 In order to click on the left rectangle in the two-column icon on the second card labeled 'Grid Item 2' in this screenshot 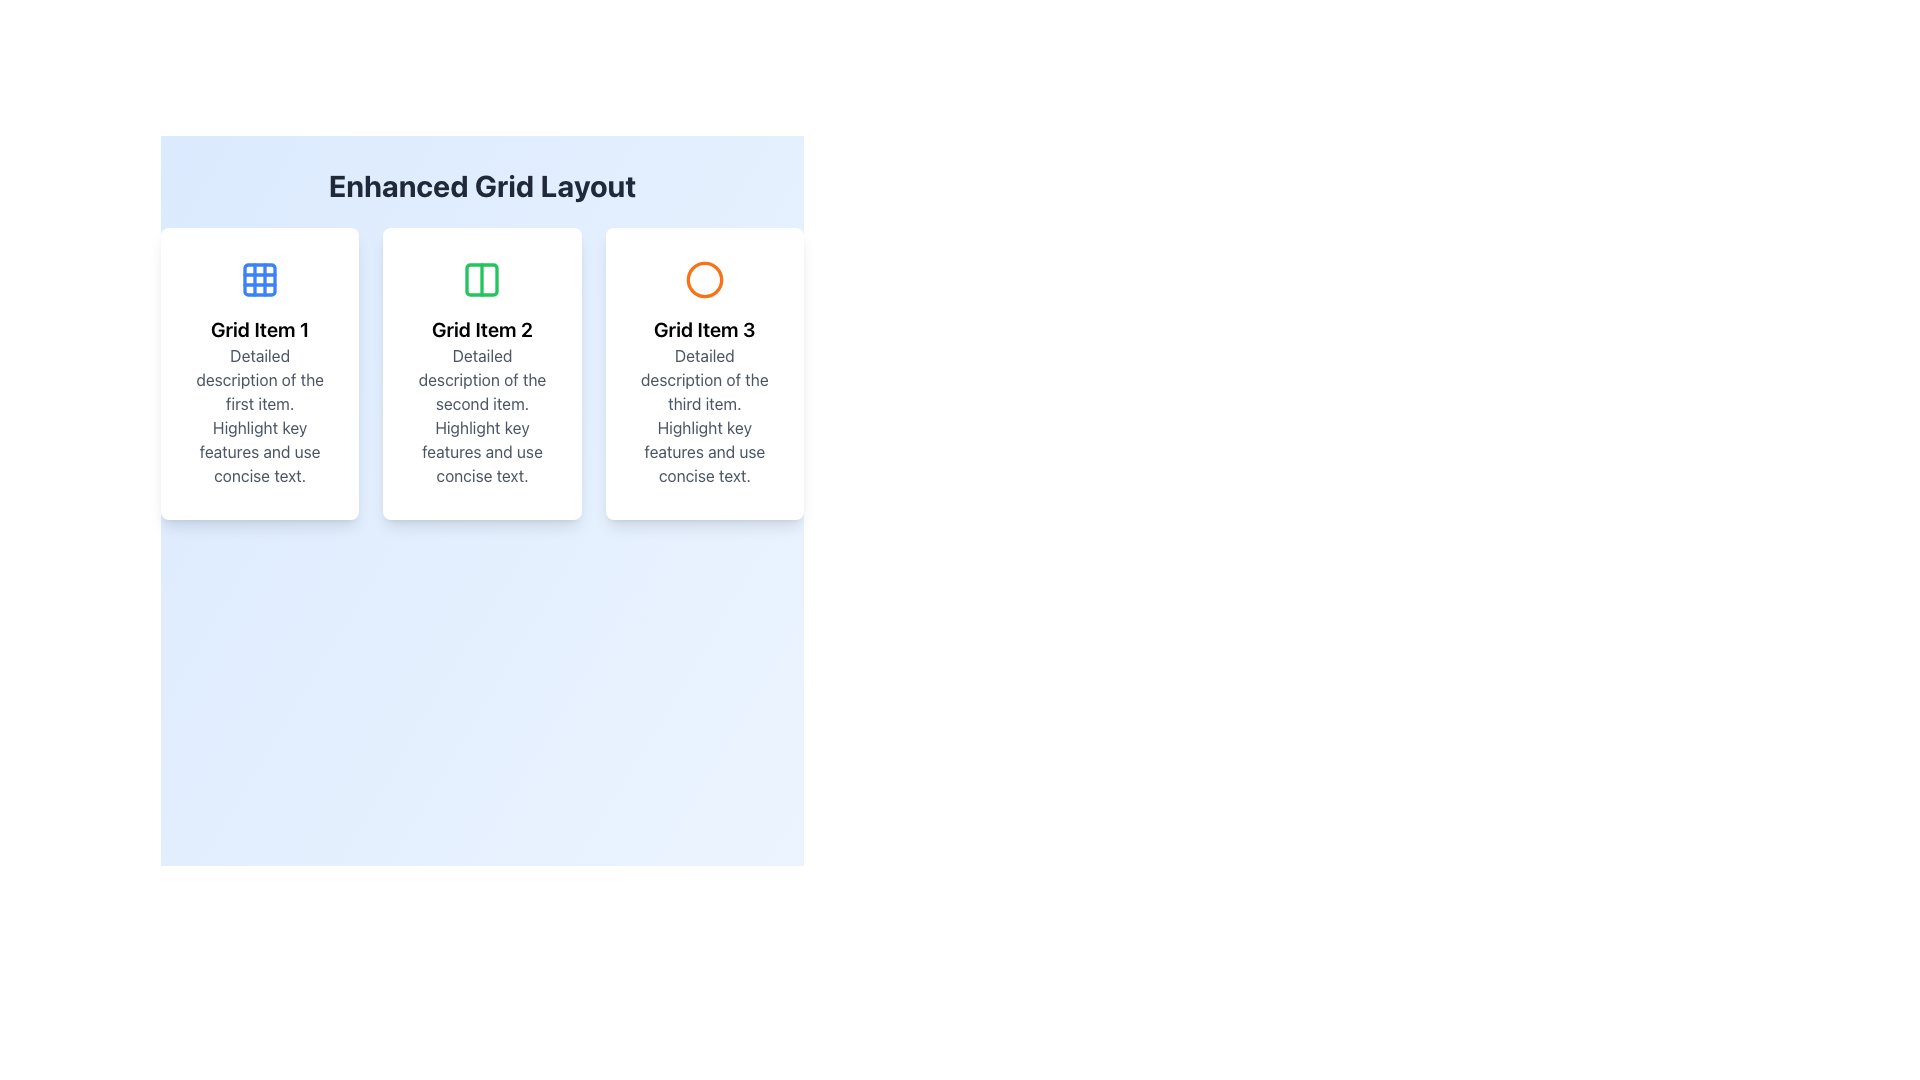, I will do `click(482, 280)`.